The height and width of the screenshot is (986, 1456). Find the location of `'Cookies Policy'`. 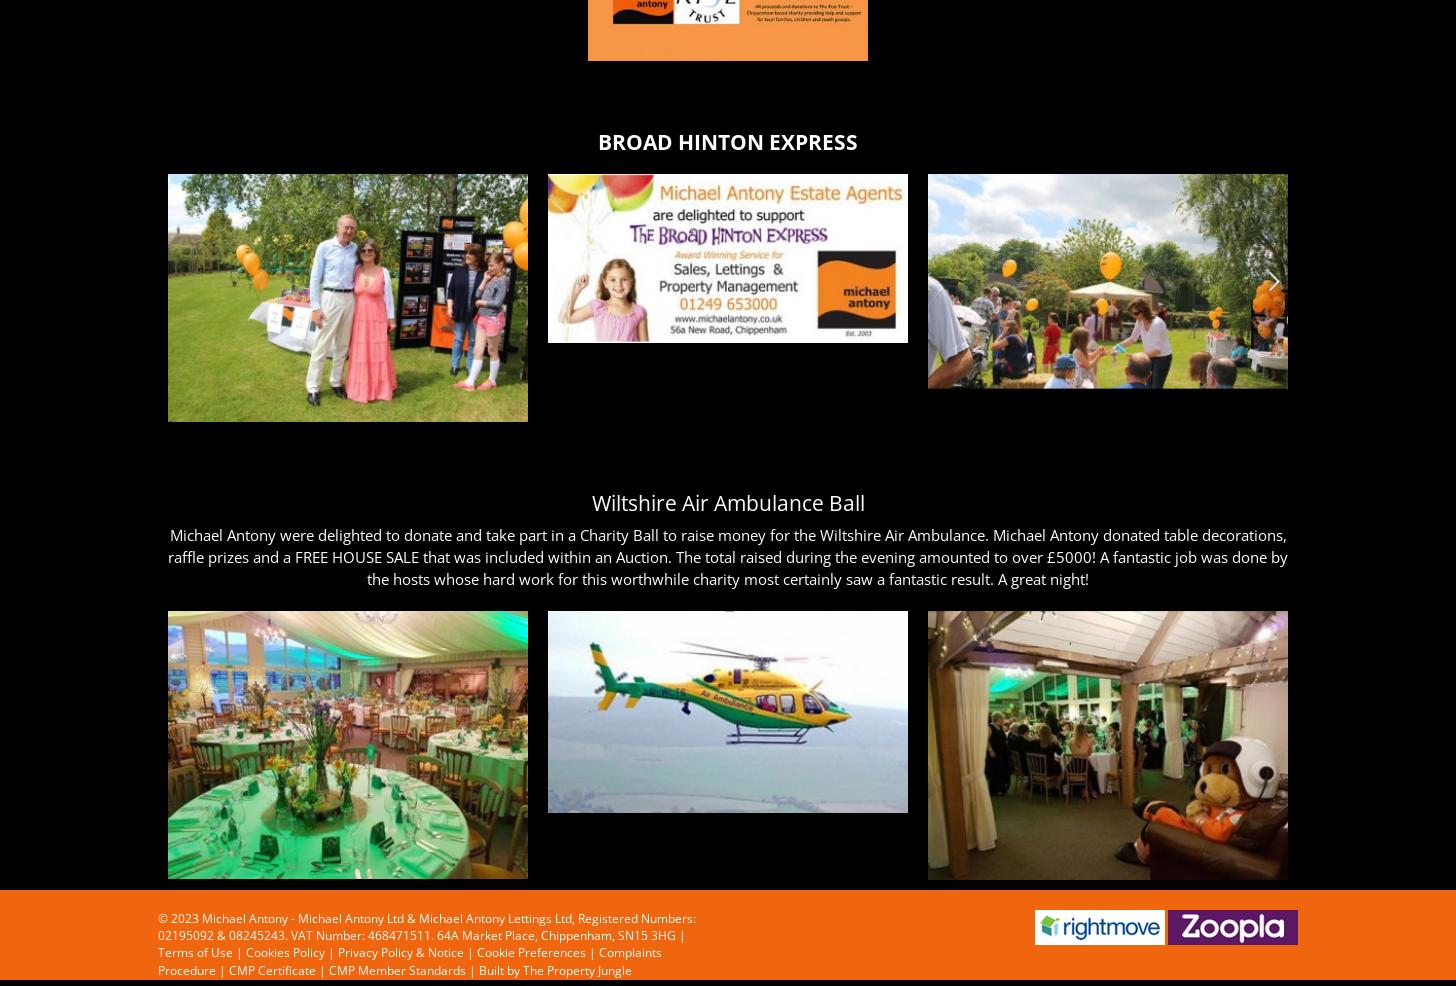

'Cookies Policy' is located at coordinates (285, 952).